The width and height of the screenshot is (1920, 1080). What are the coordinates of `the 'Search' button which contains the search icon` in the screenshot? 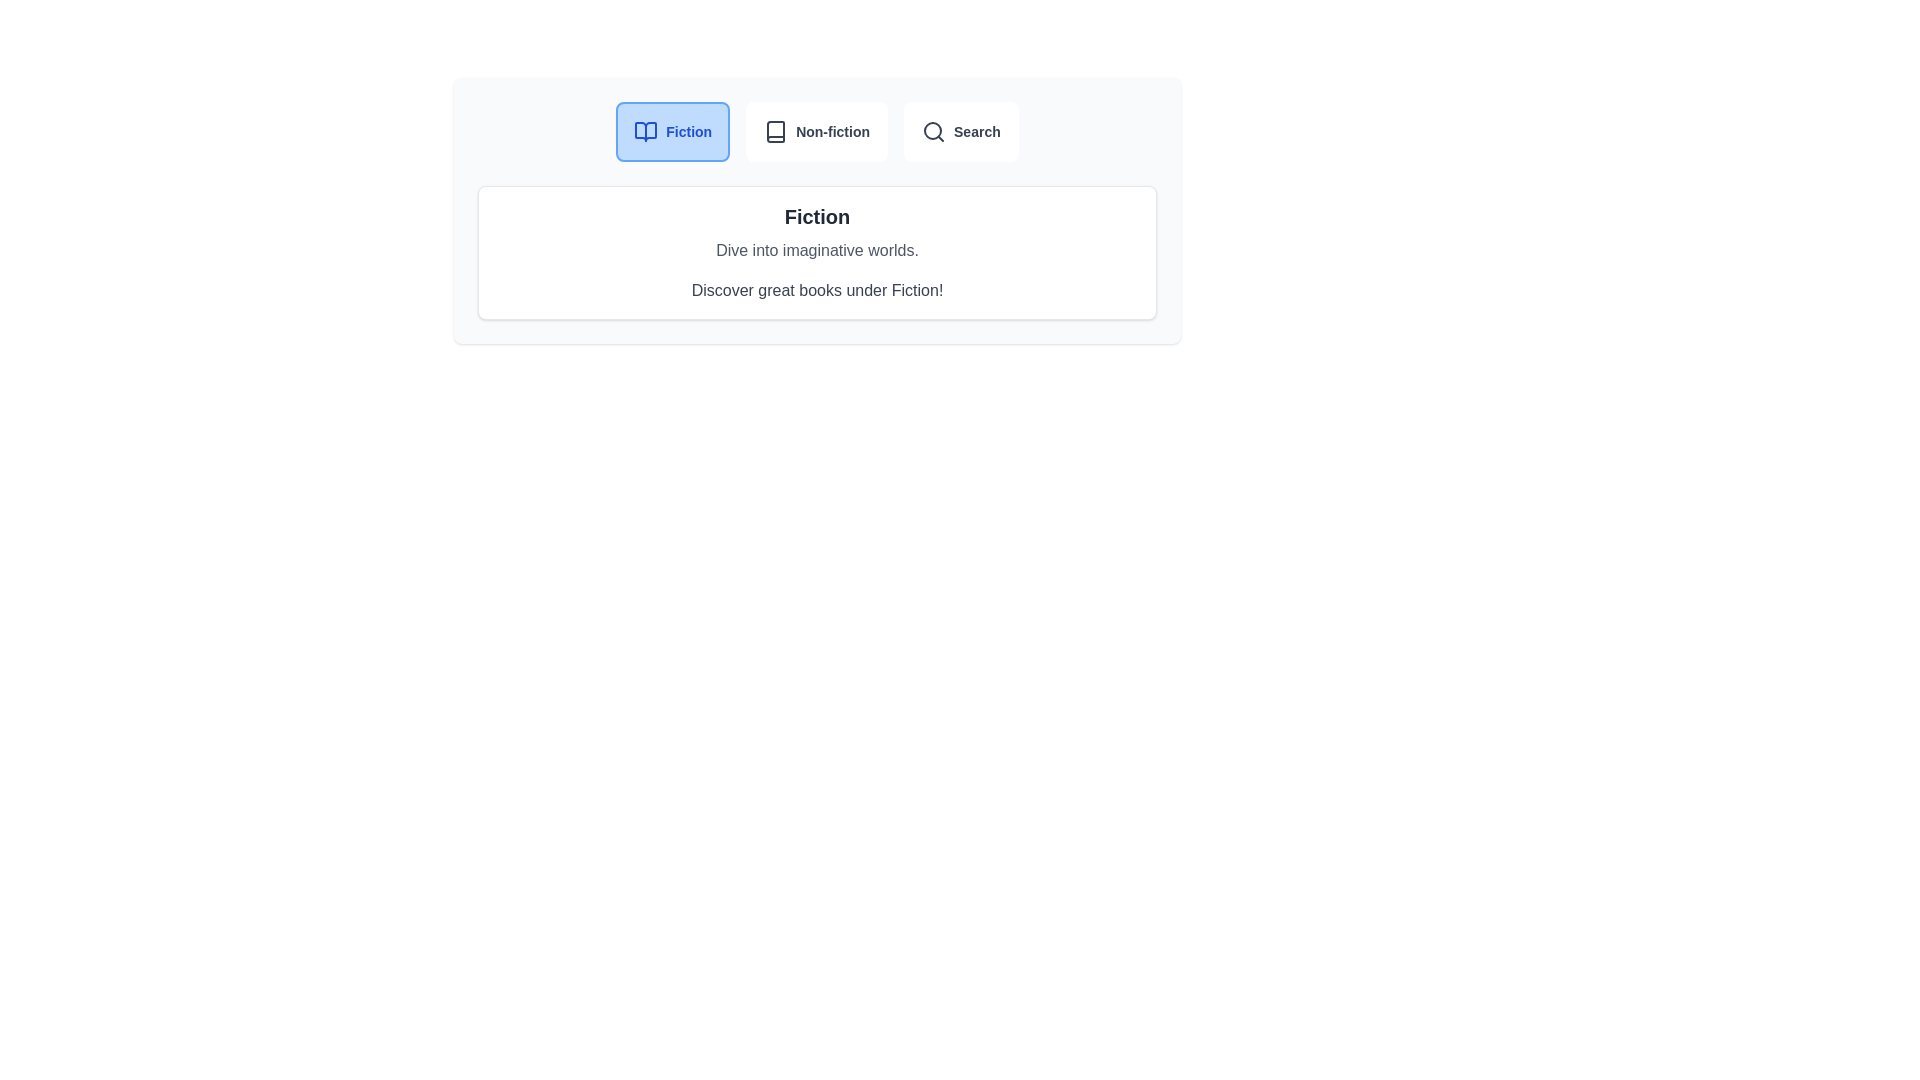 It's located at (933, 131).